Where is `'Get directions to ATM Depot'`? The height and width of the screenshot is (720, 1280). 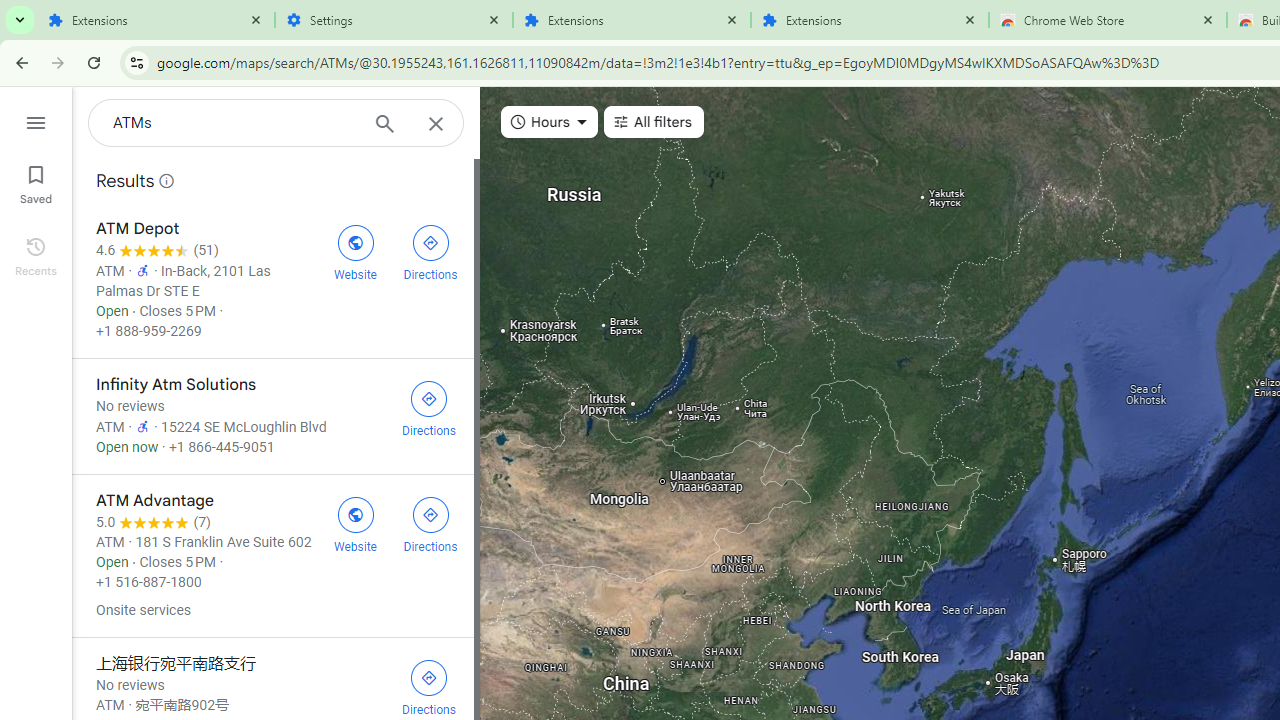
'Get directions to ATM Depot' is located at coordinates (429, 249).